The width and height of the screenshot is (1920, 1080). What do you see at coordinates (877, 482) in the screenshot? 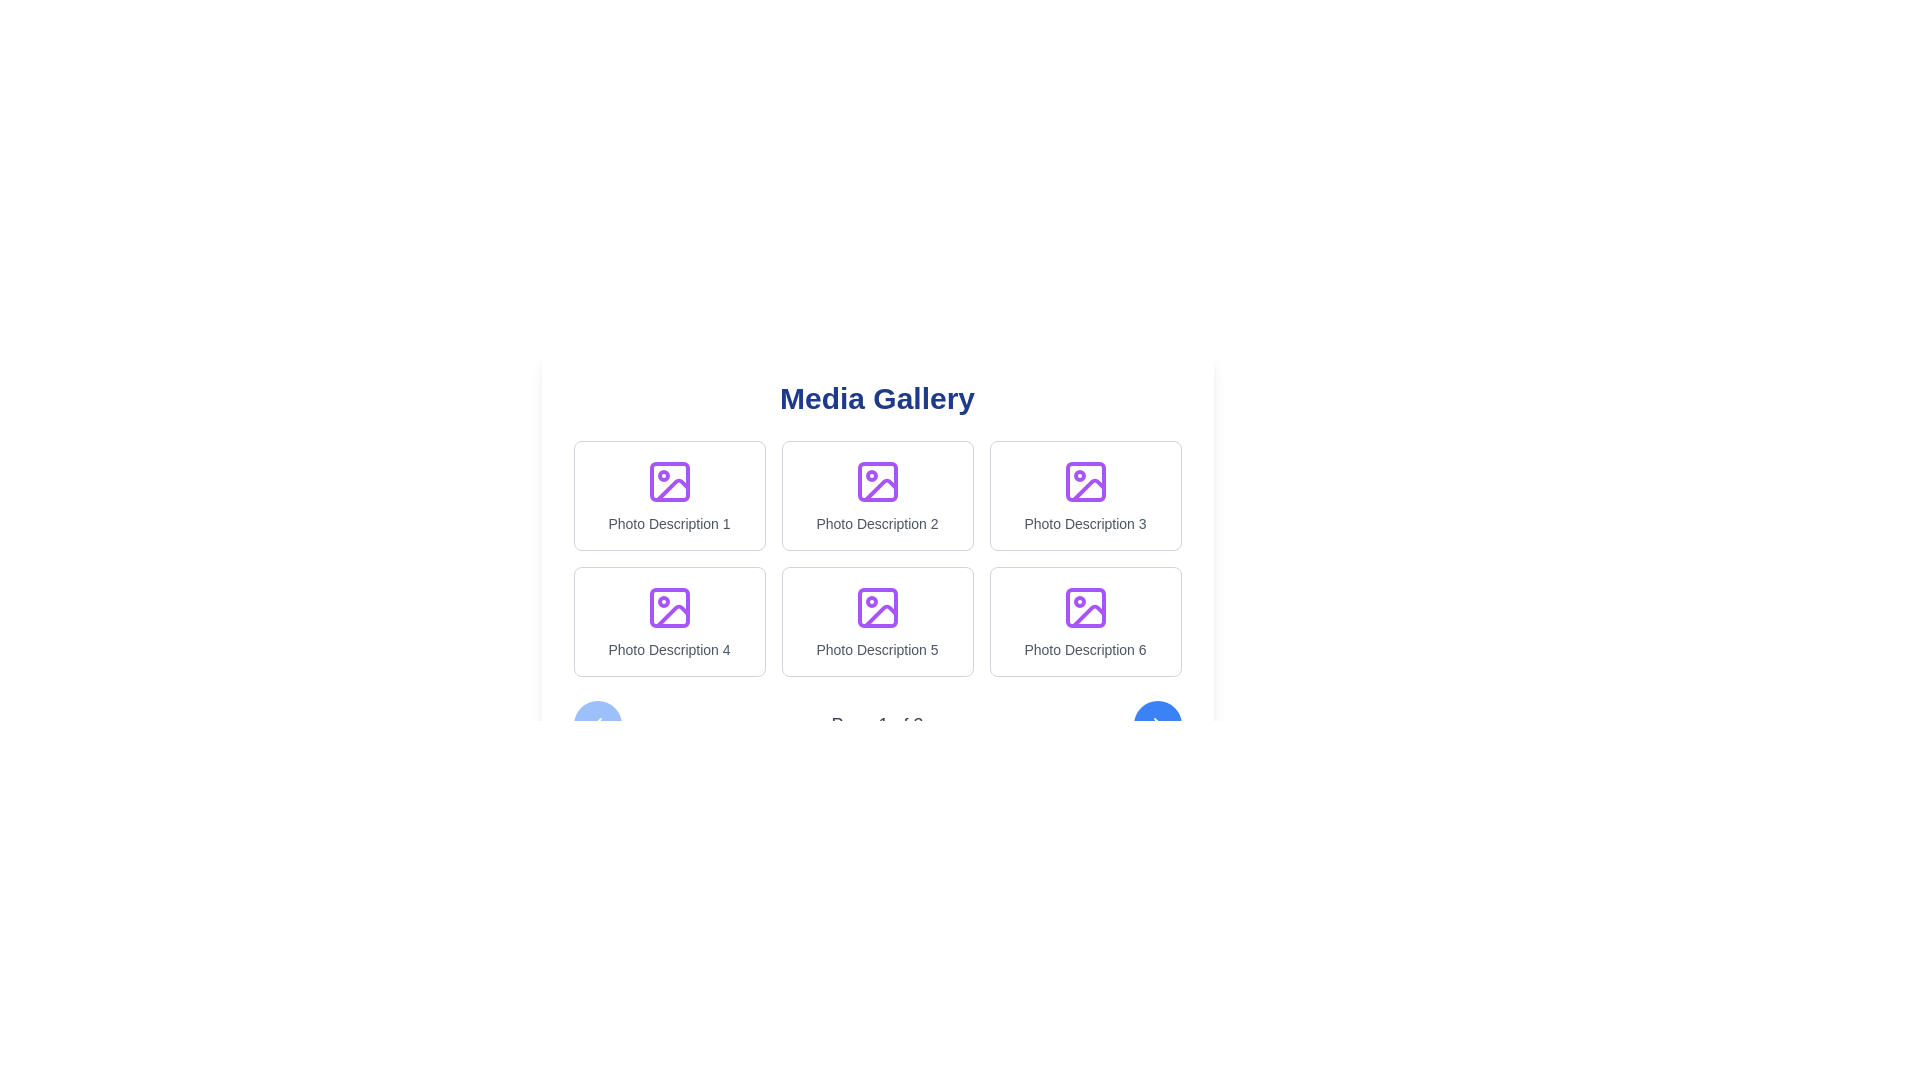
I see `the upper centered Image Icon in the grid layout under the 'Media Gallery' title` at bounding box center [877, 482].